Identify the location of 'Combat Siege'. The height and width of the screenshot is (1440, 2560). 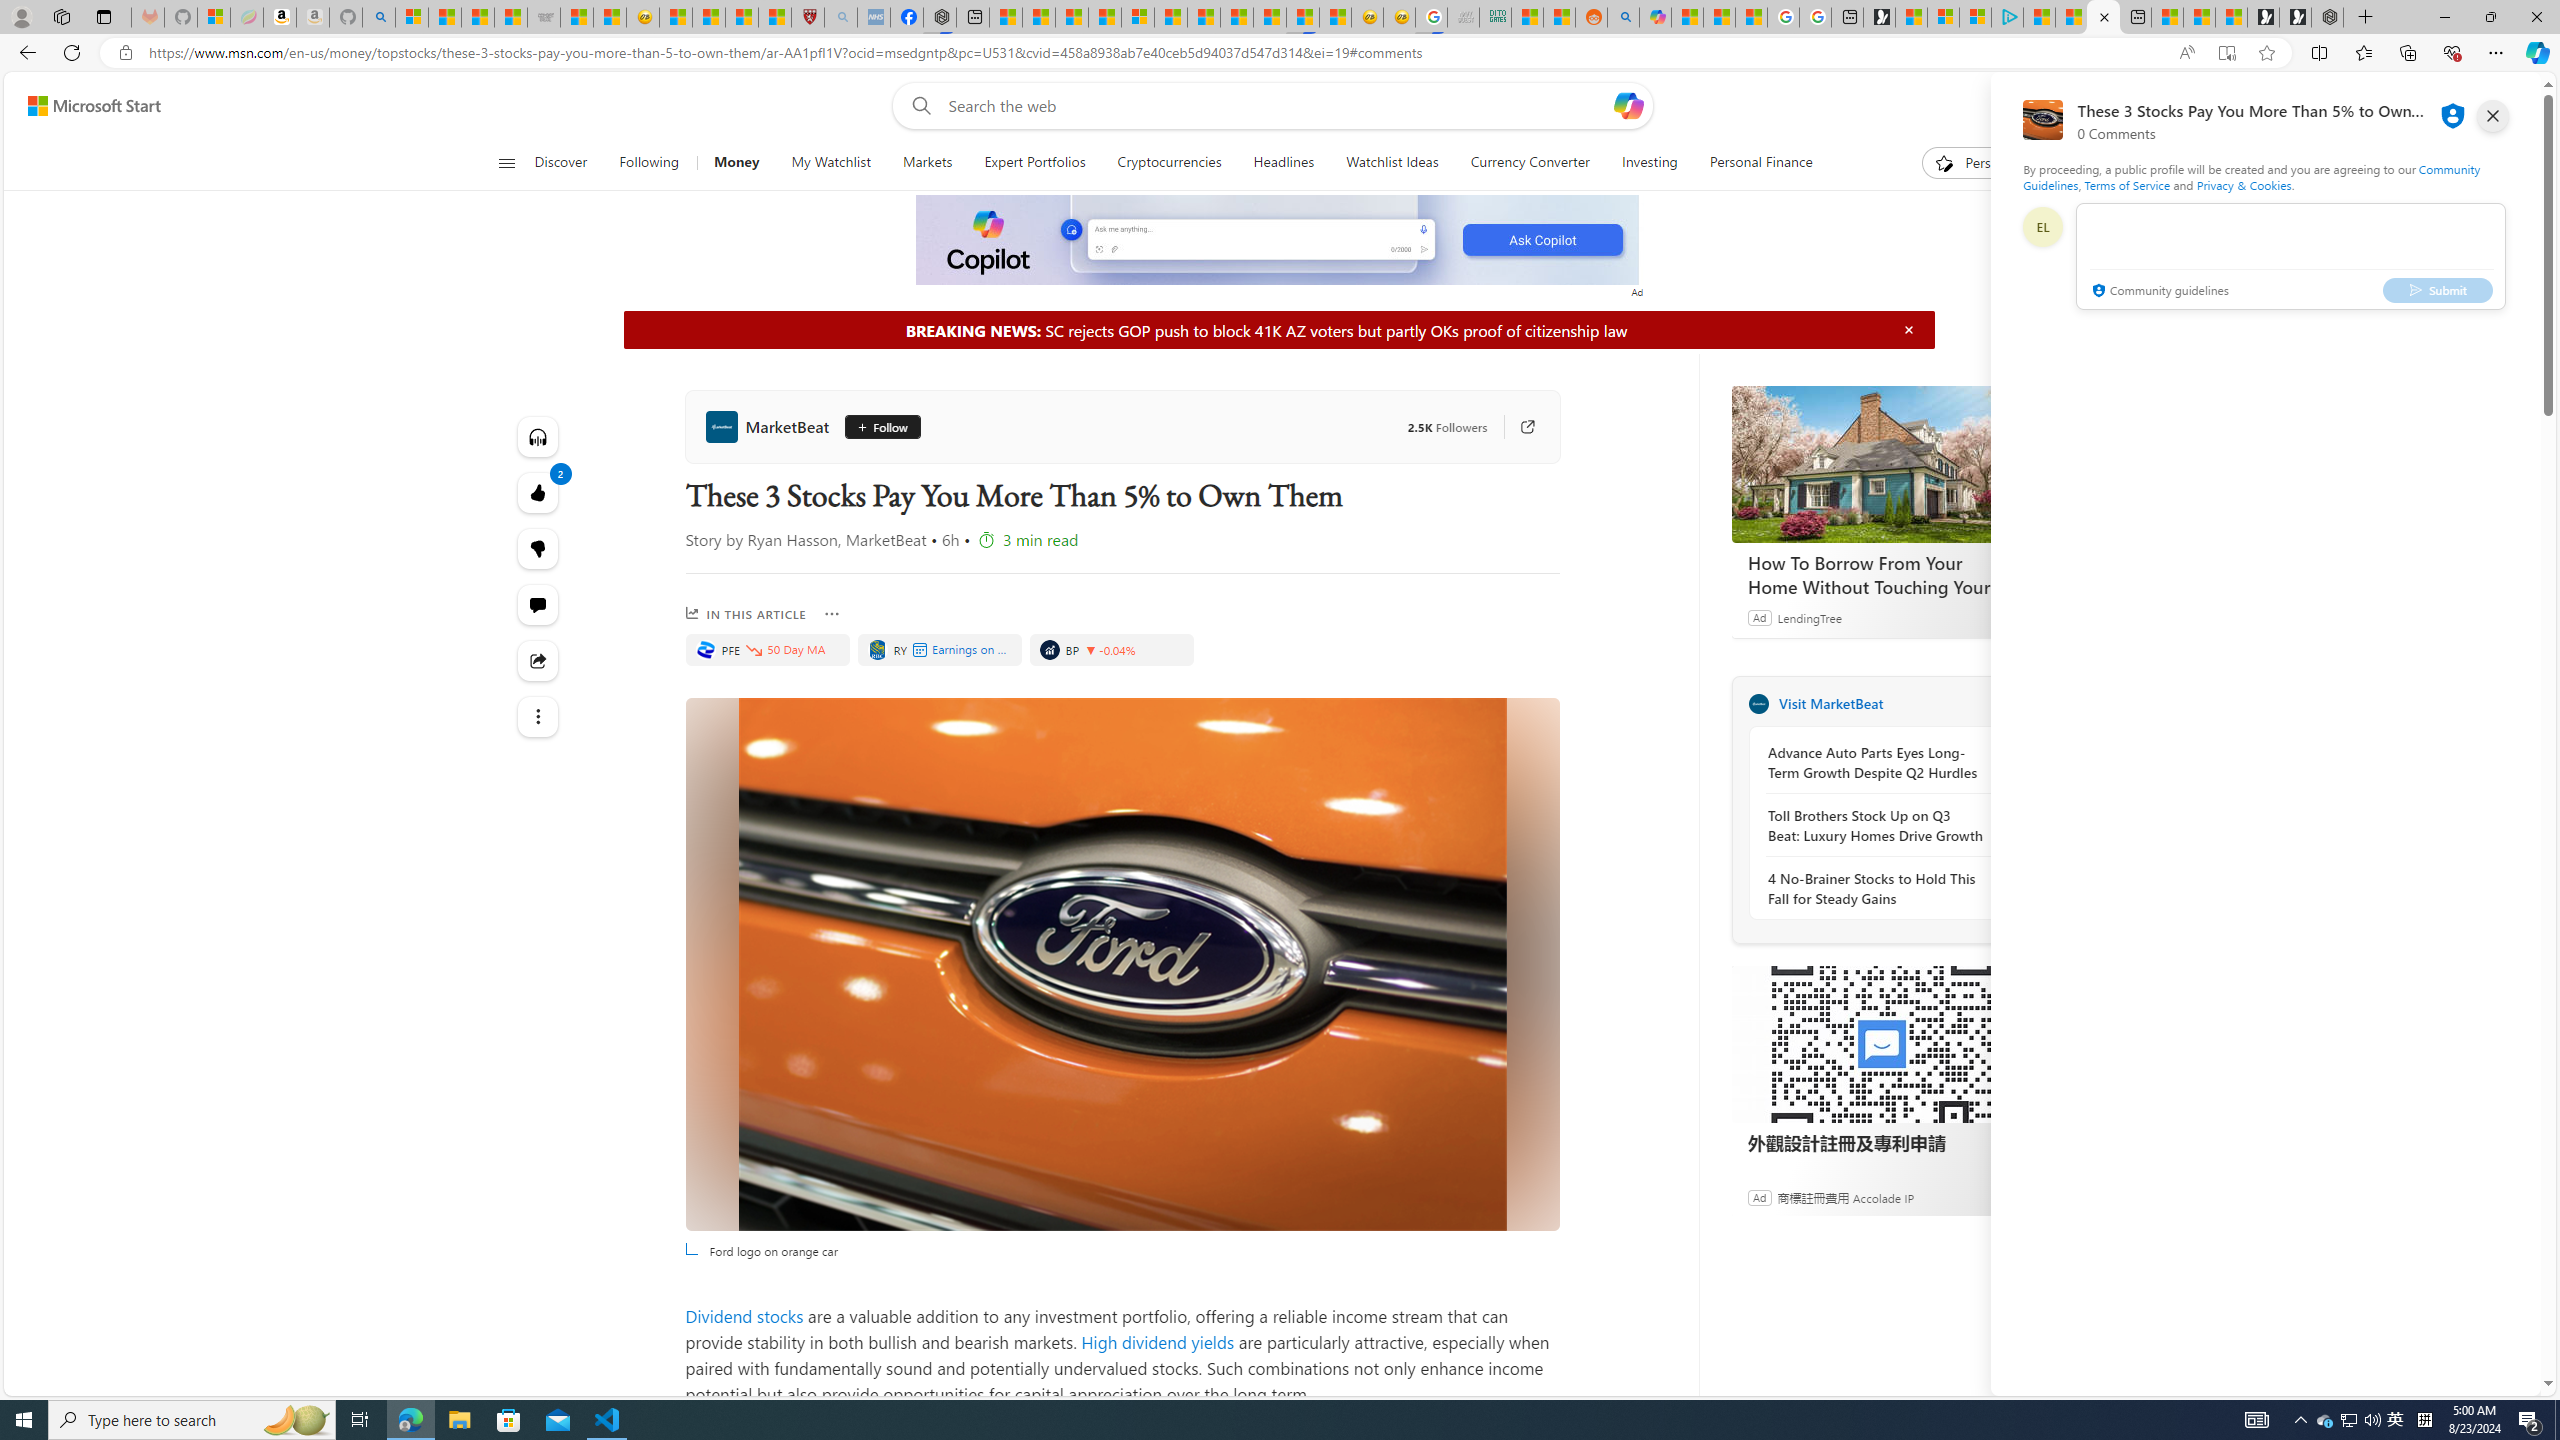
(543, 16).